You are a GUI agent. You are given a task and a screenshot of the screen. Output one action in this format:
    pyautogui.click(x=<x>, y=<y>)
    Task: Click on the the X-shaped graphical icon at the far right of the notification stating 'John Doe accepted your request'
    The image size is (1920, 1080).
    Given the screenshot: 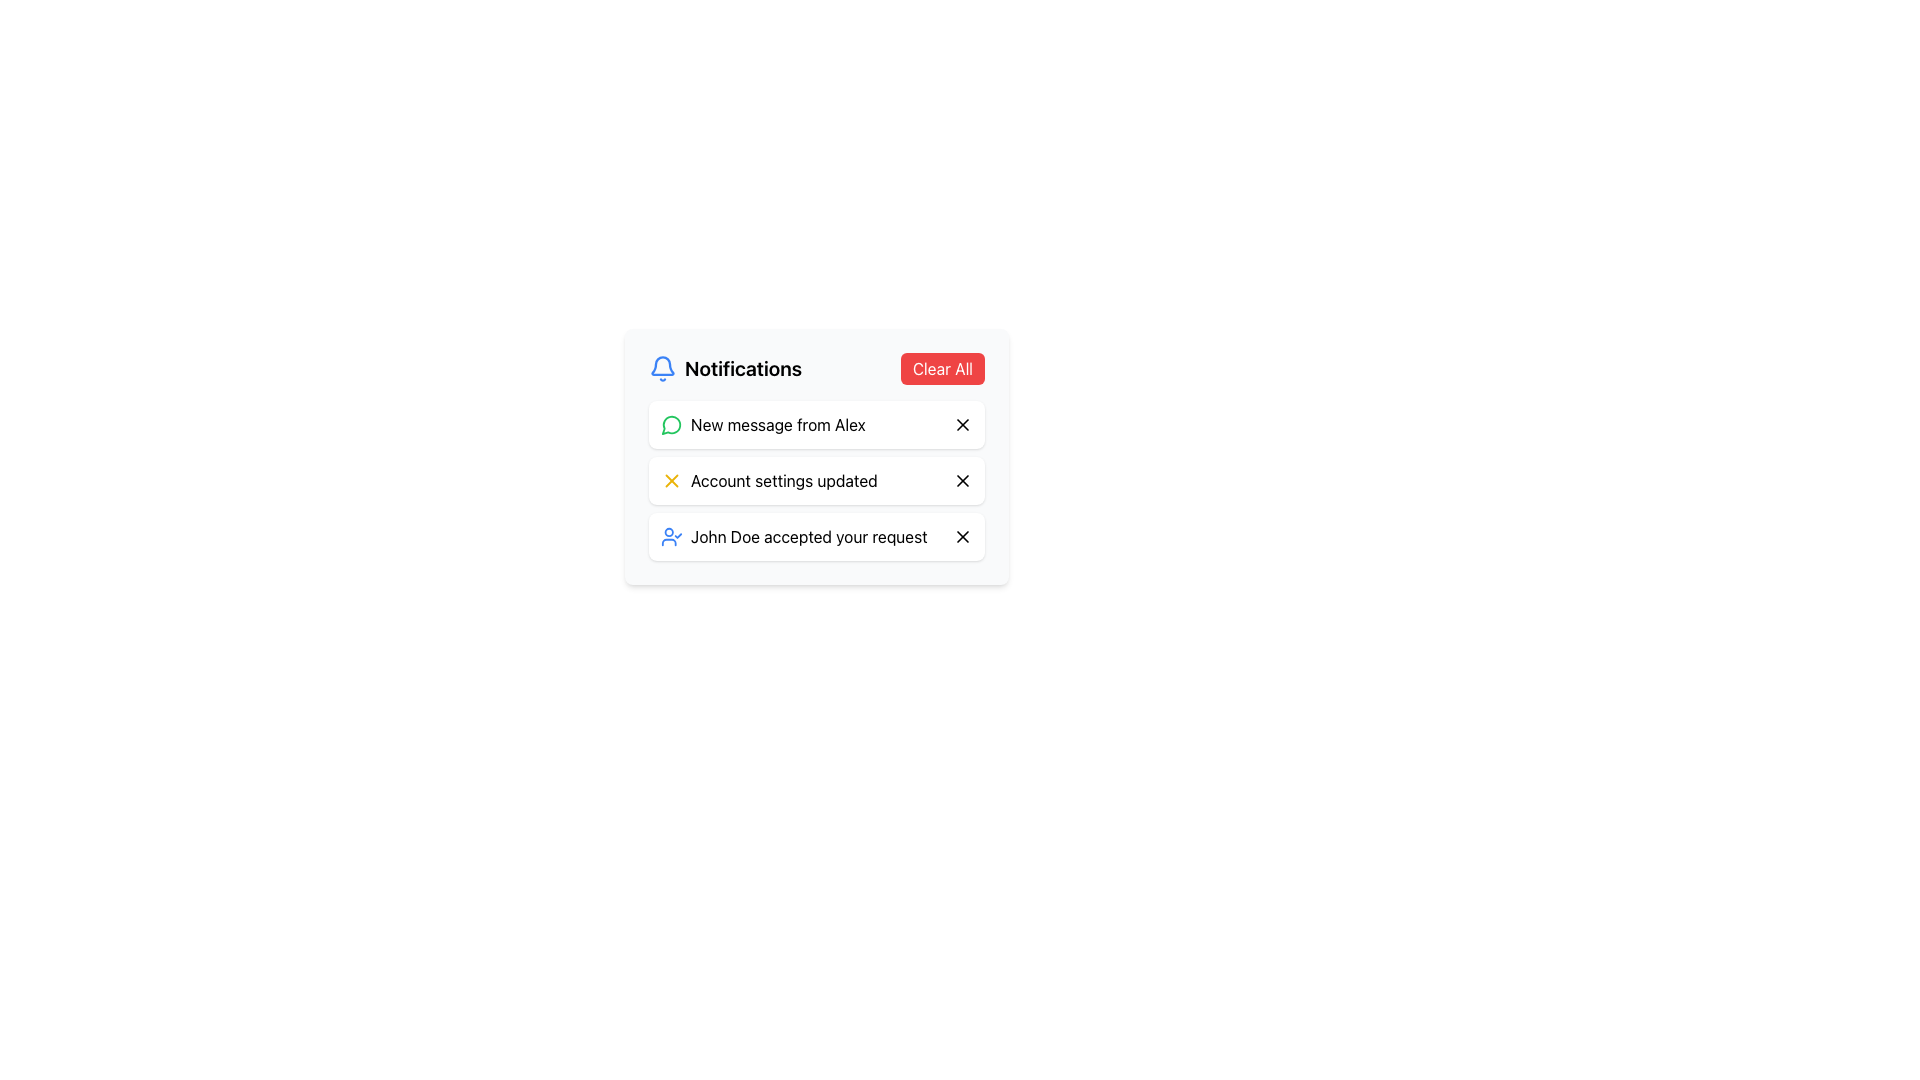 What is the action you would take?
    pyautogui.click(x=963, y=535)
    